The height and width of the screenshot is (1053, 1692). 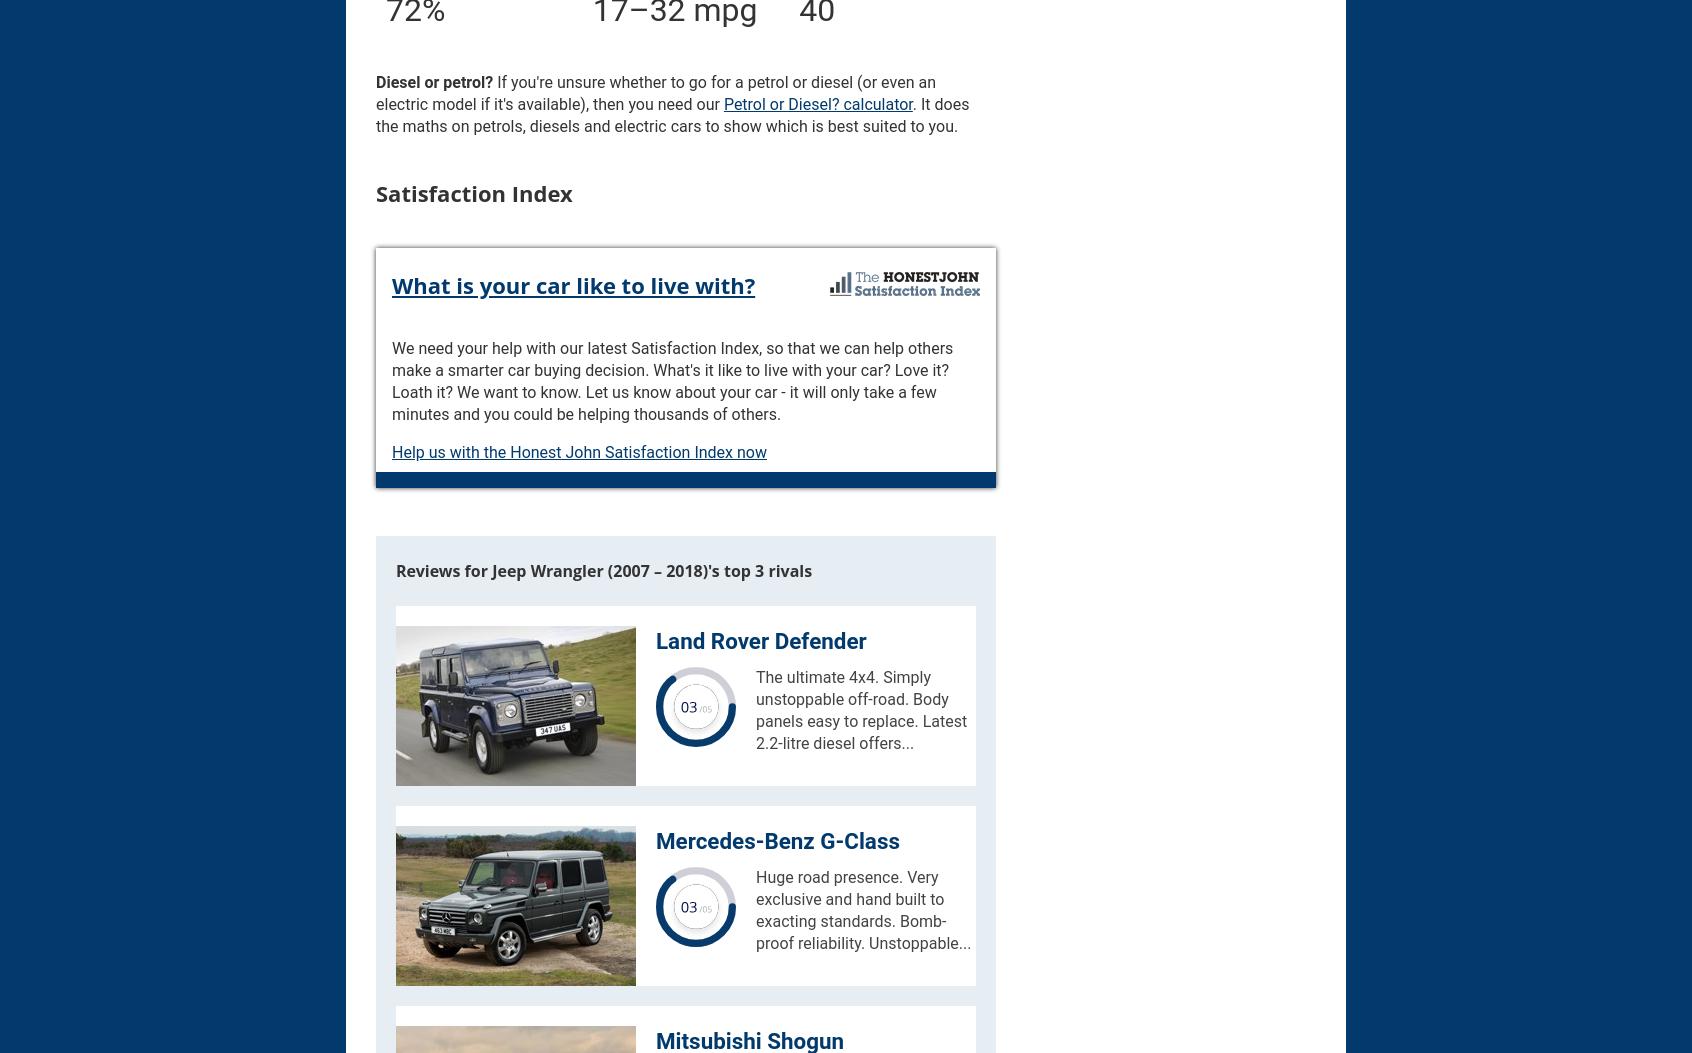 What do you see at coordinates (433, 81) in the screenshot?
I see `'Diesel or petrol?'` at bounding box center [433, 81].